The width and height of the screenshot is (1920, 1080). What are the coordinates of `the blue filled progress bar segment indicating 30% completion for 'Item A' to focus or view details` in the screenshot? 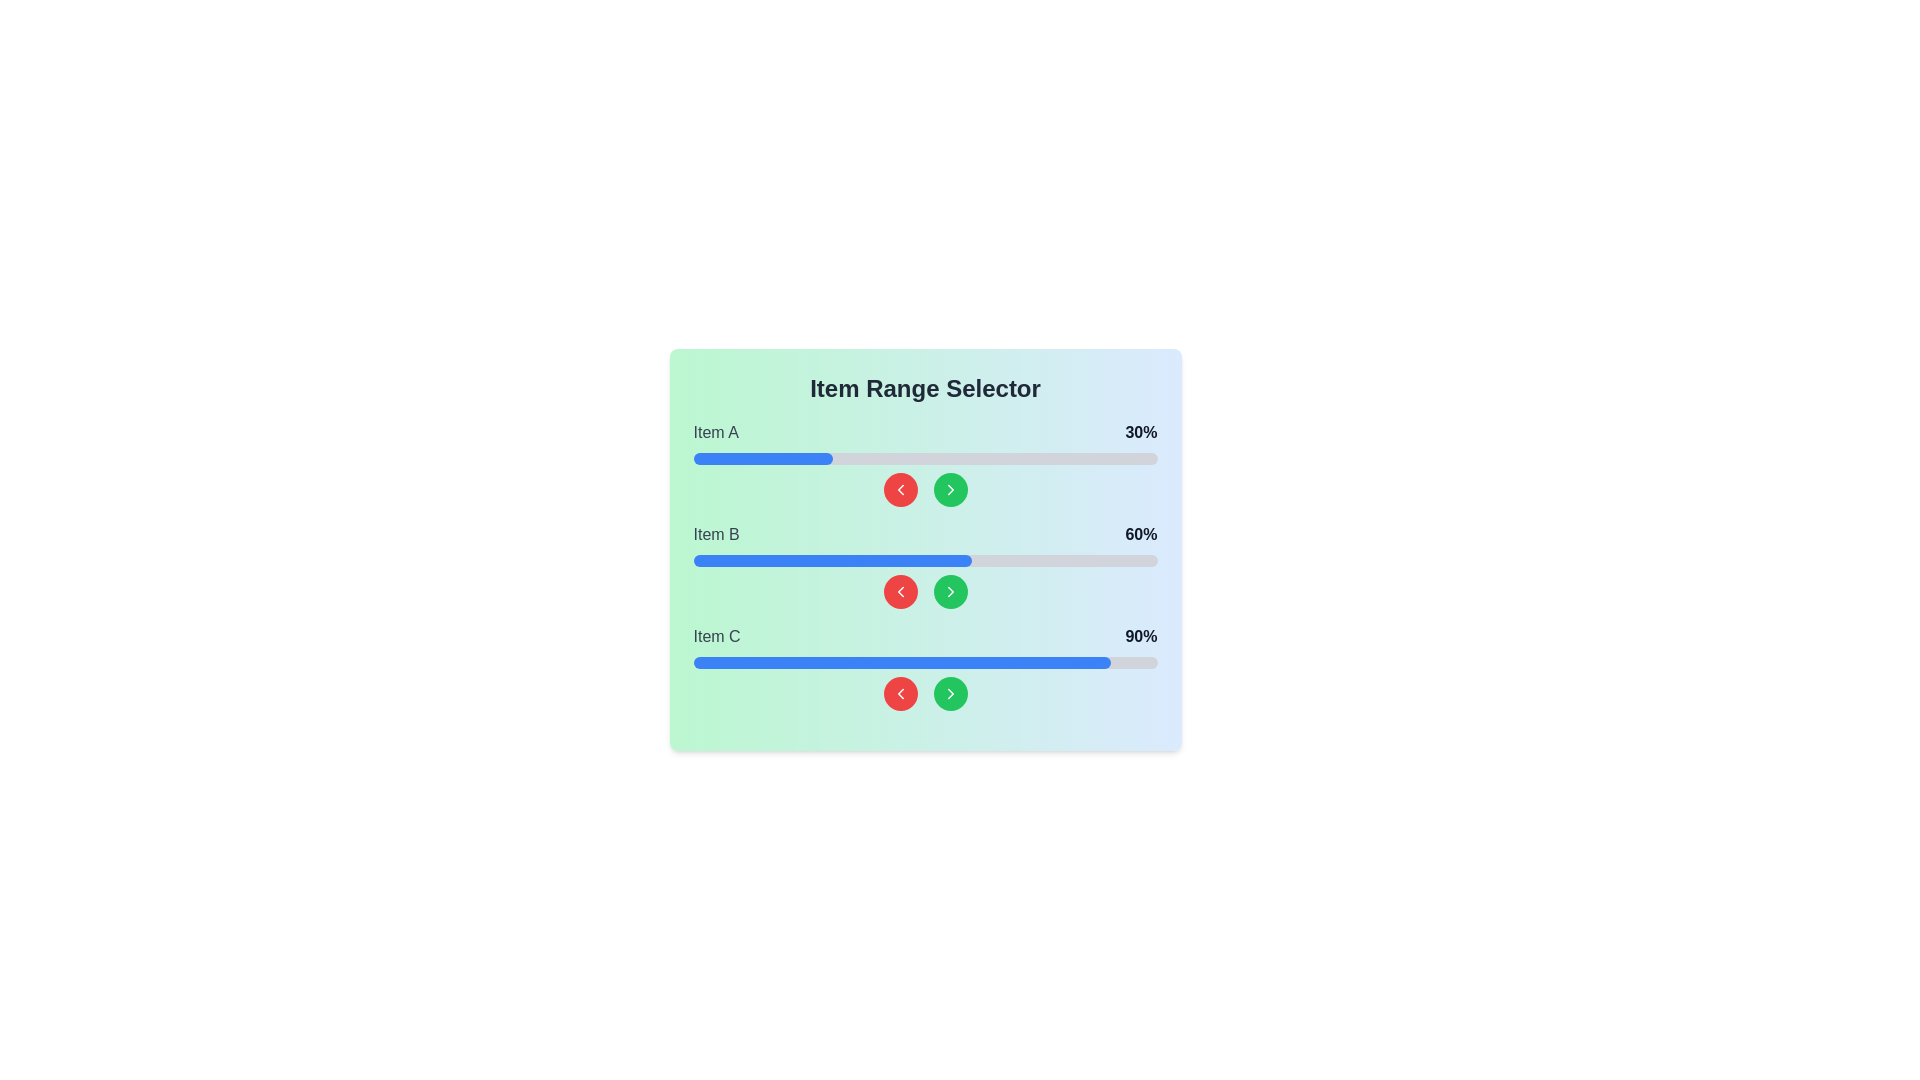 It's located at (762, 459).